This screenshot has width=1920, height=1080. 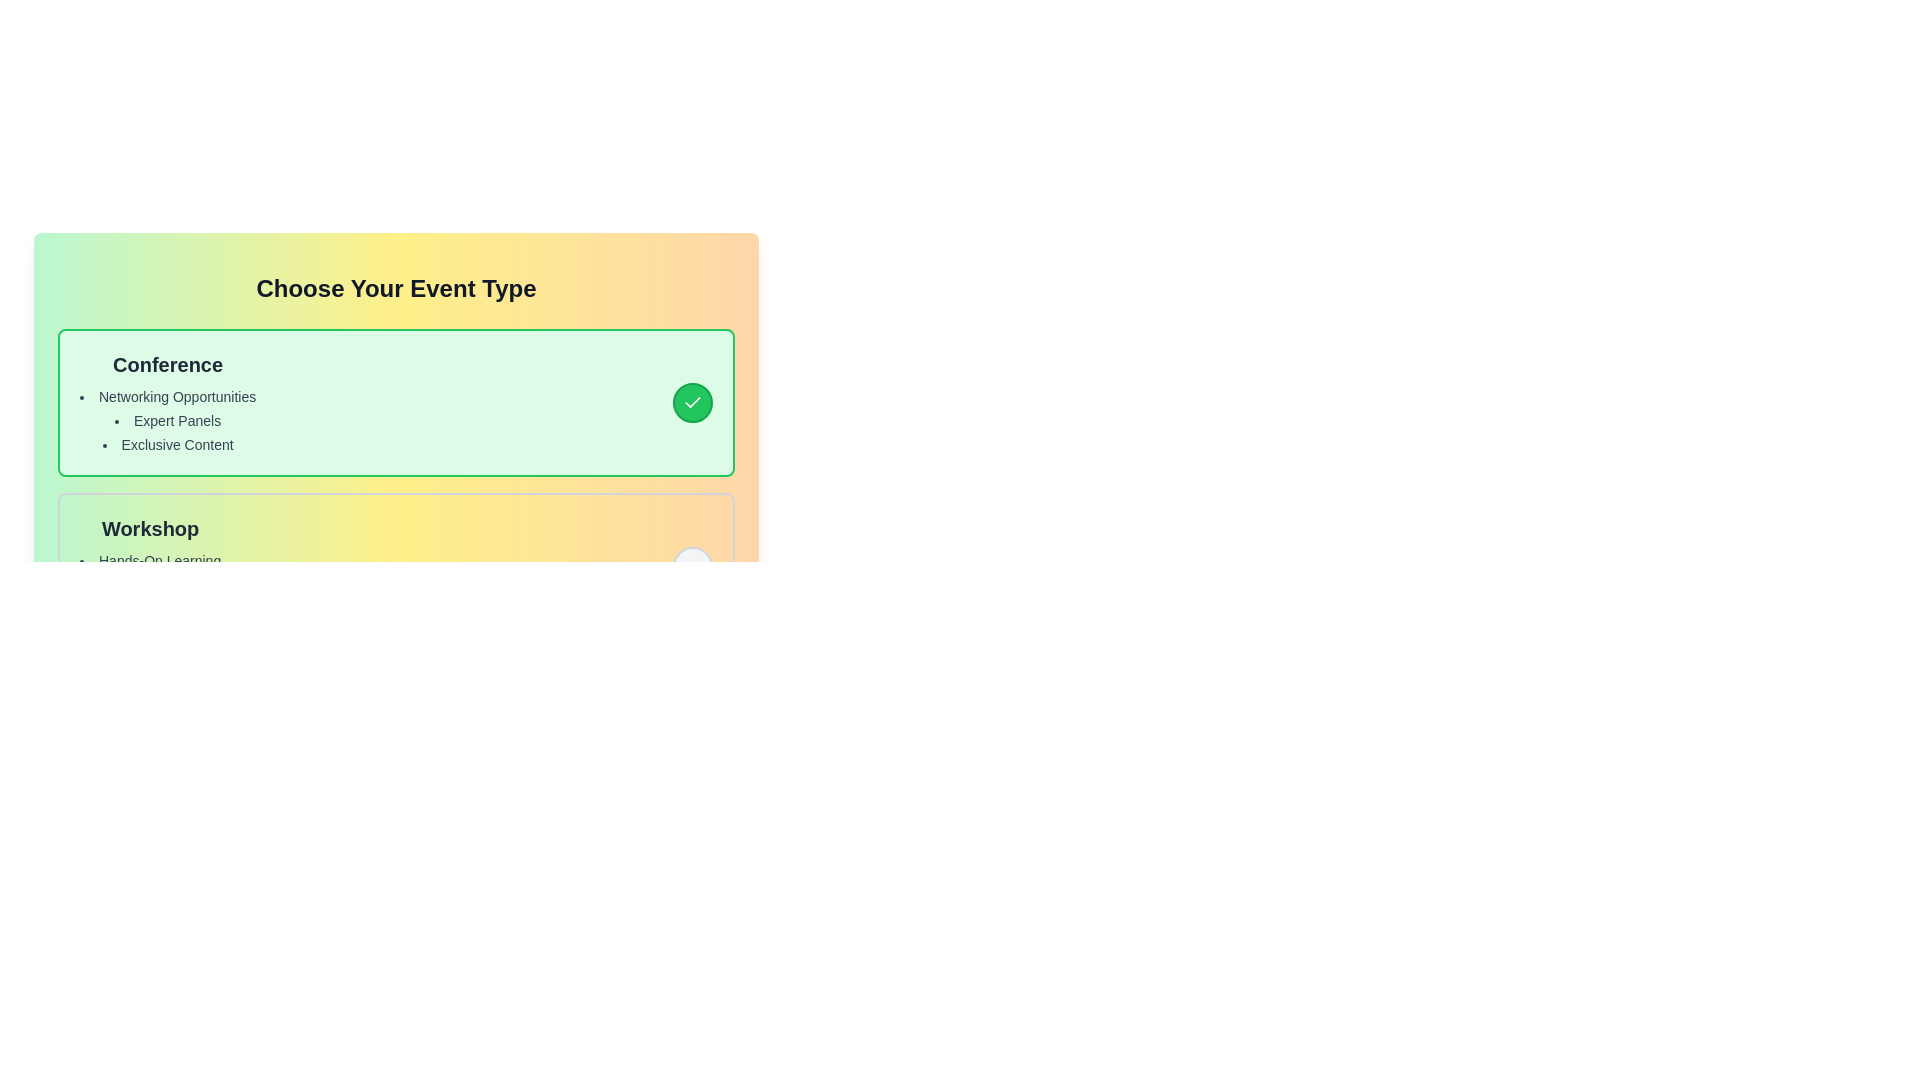 I want to click on the interactive button located to the right-hand side of the 'Workshop' section to initiate an action, so click(x=692, y=567).